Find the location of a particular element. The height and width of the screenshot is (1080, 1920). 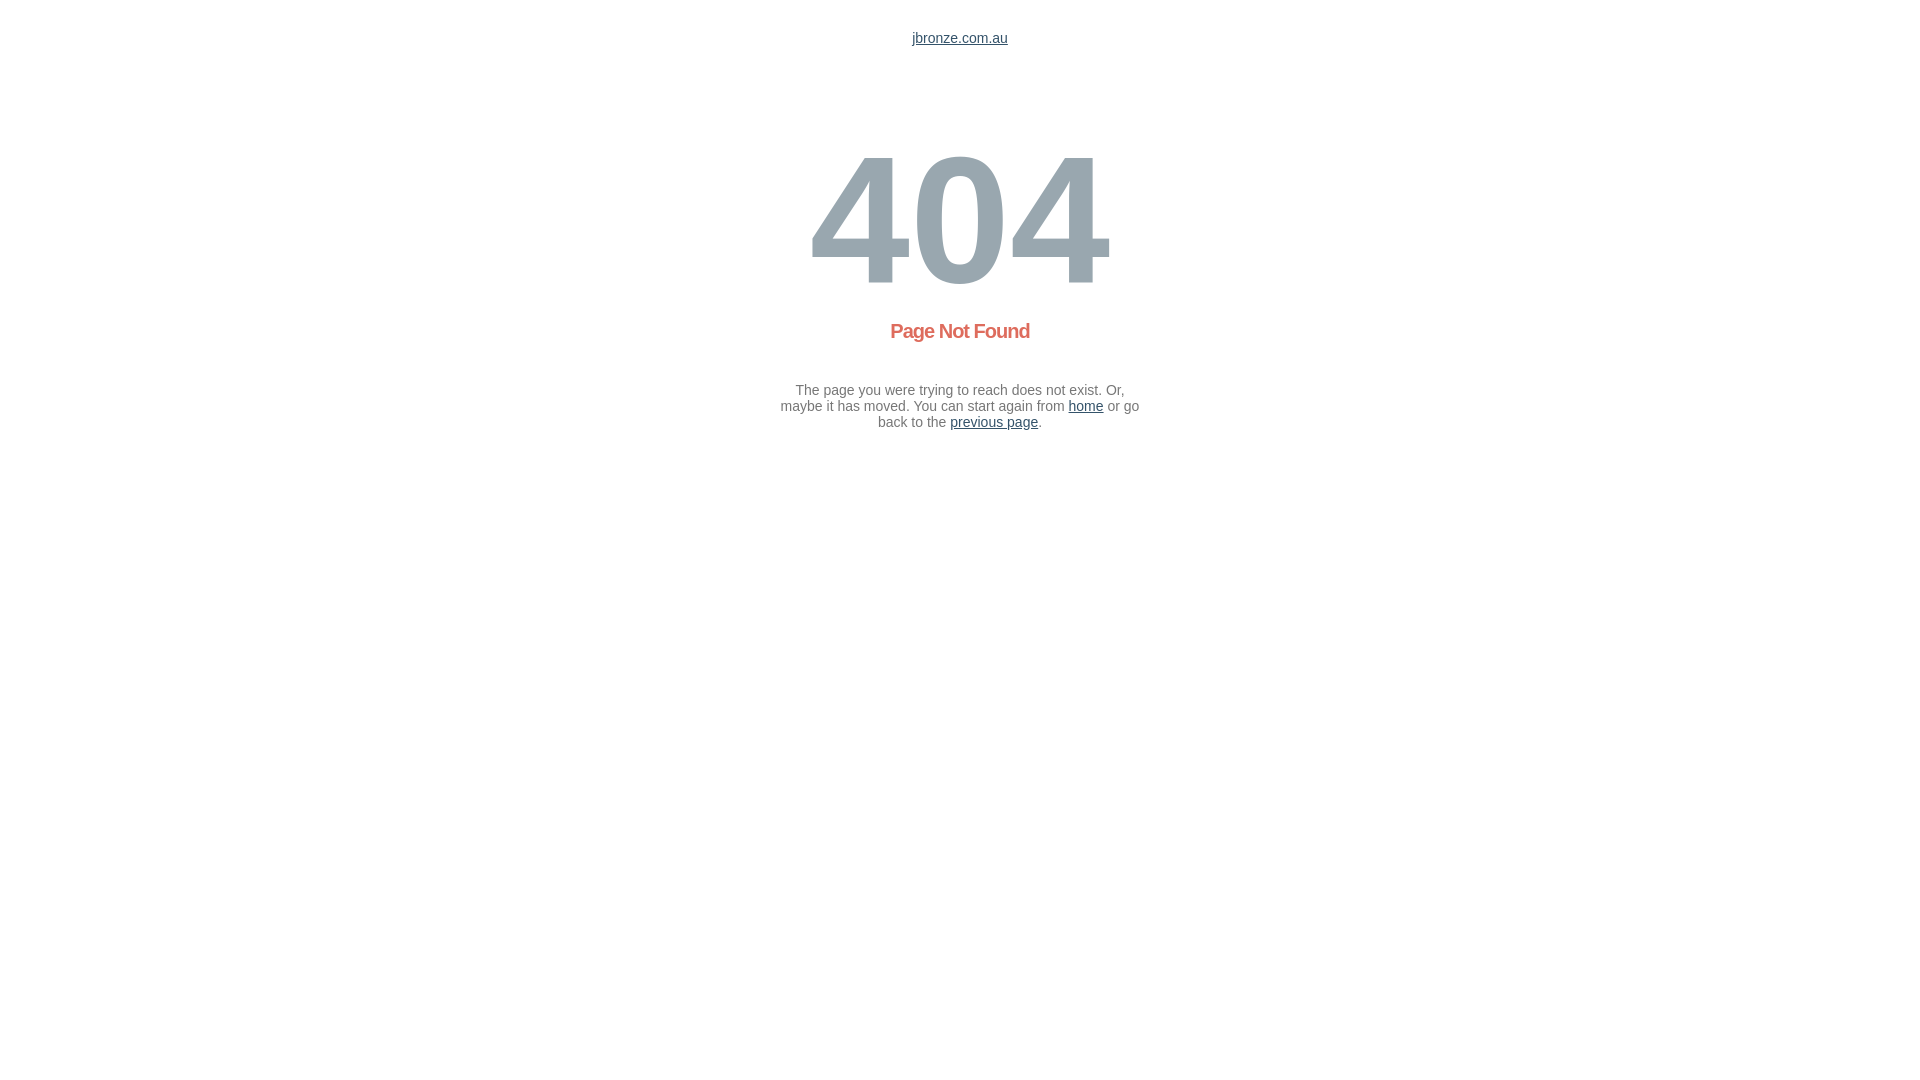

'home' is located at coordinates (1068, 405).